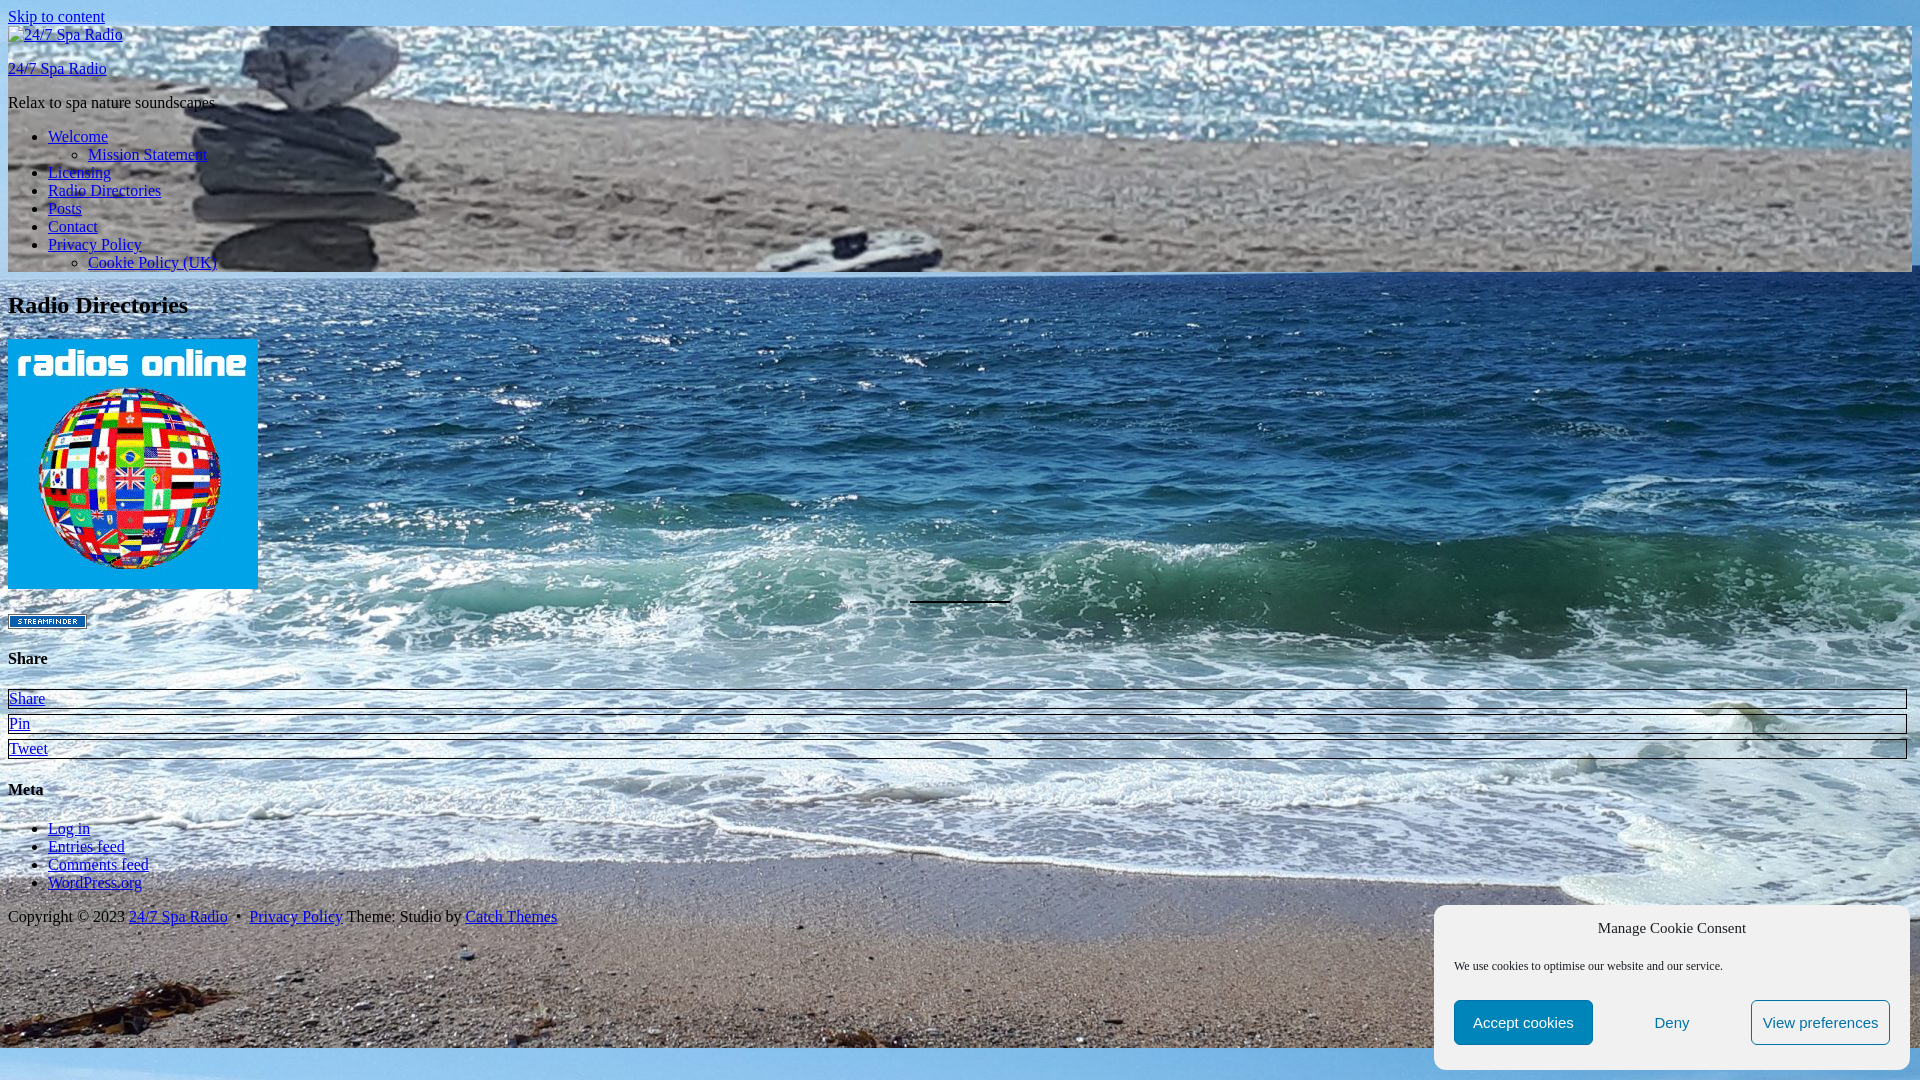 This screenshot has width=1920, height=1080. I want to click on 'Contact', so click(72, 225).